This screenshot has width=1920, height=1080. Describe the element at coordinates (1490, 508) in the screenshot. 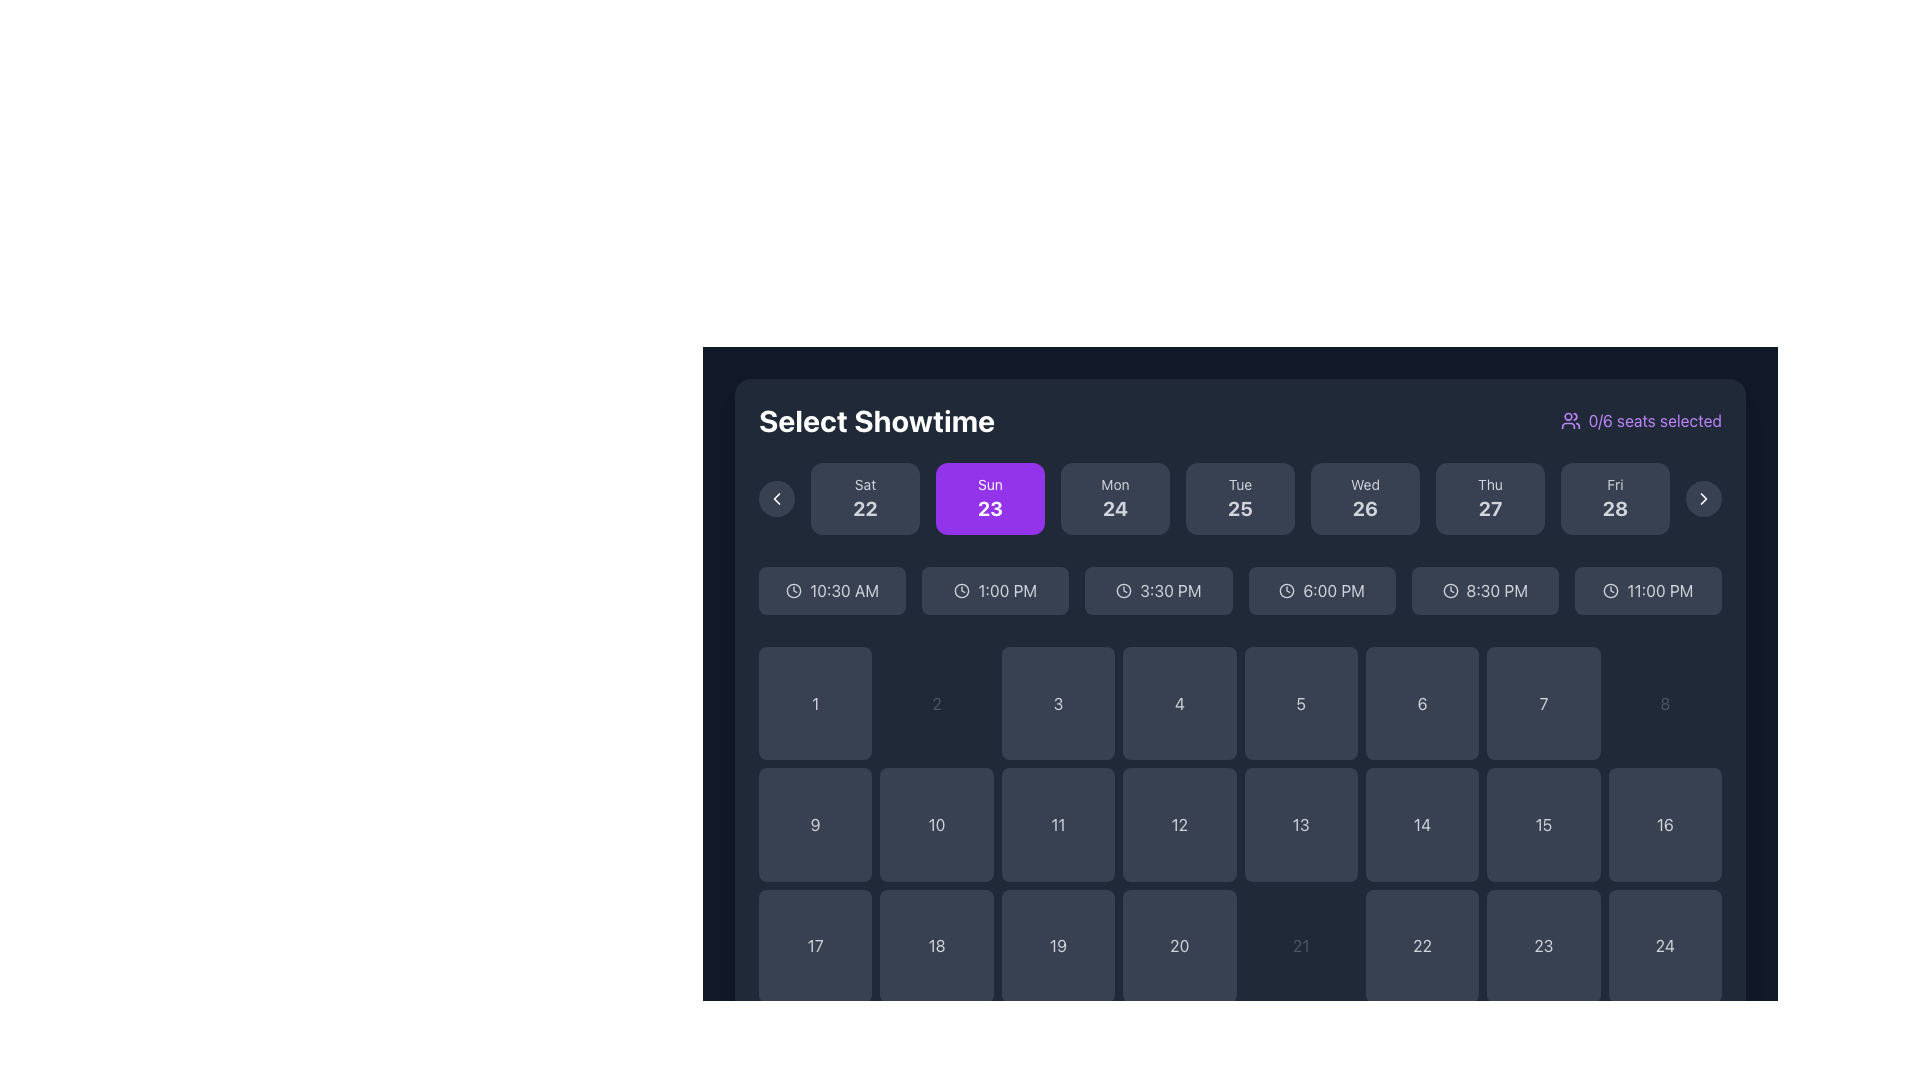

I see `the button labeled 'Thu 27'` at that location.